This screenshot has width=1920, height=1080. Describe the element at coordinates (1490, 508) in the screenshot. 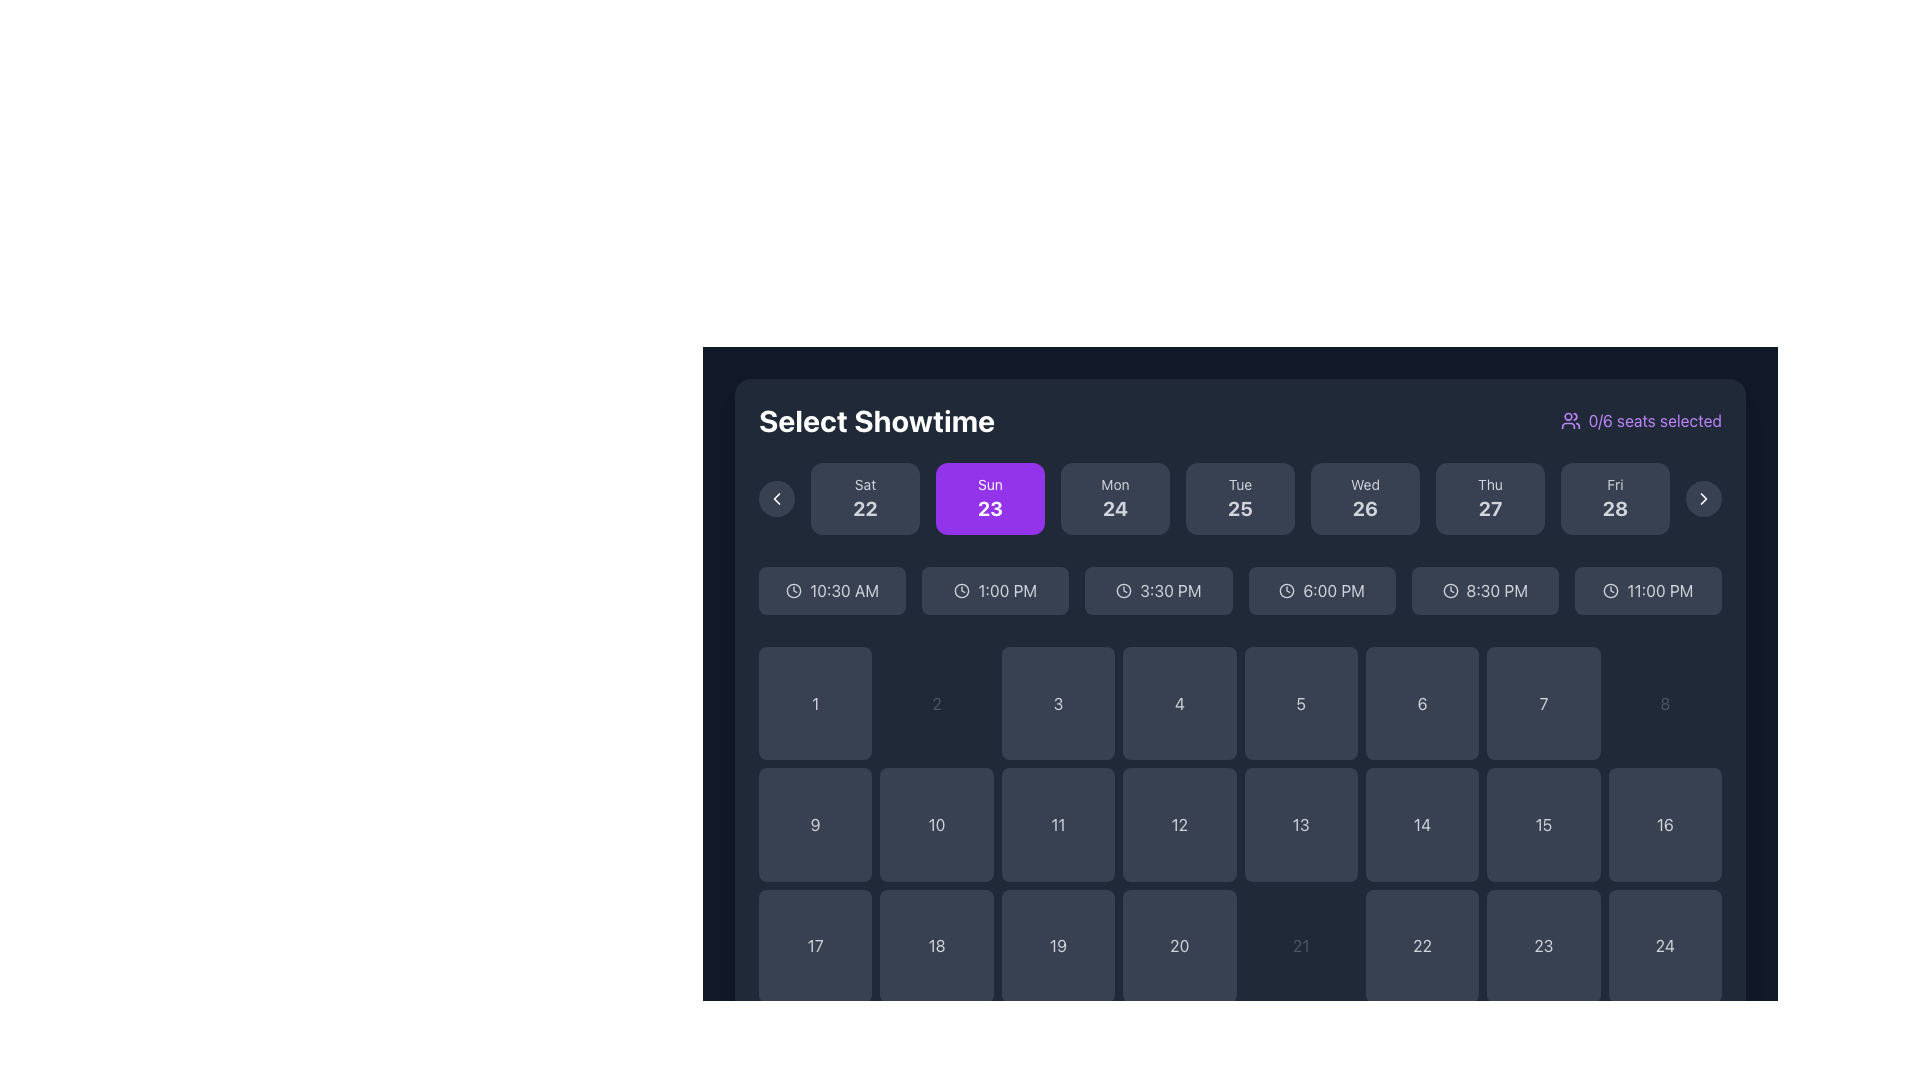

I see `the button labeled 'Thu 27'` at that location.